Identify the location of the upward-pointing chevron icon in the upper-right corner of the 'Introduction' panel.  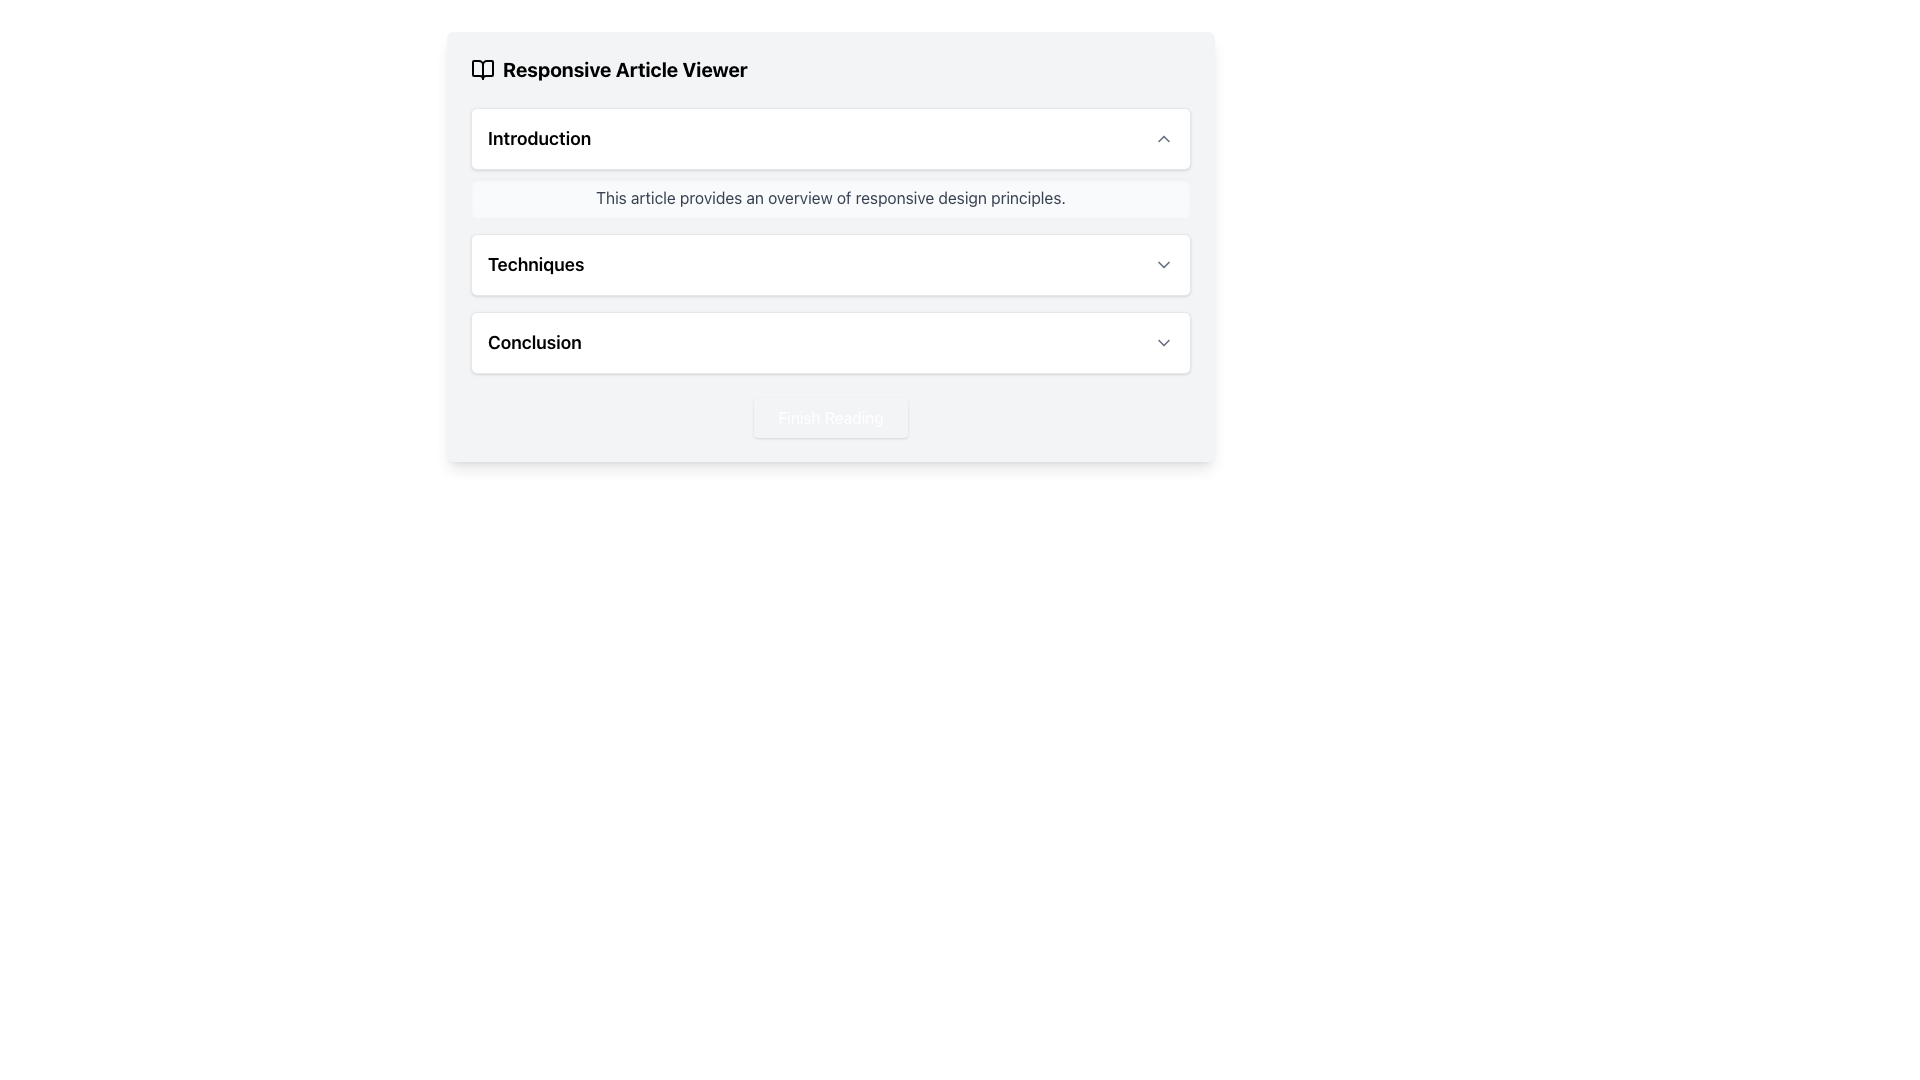
(1163, 137).